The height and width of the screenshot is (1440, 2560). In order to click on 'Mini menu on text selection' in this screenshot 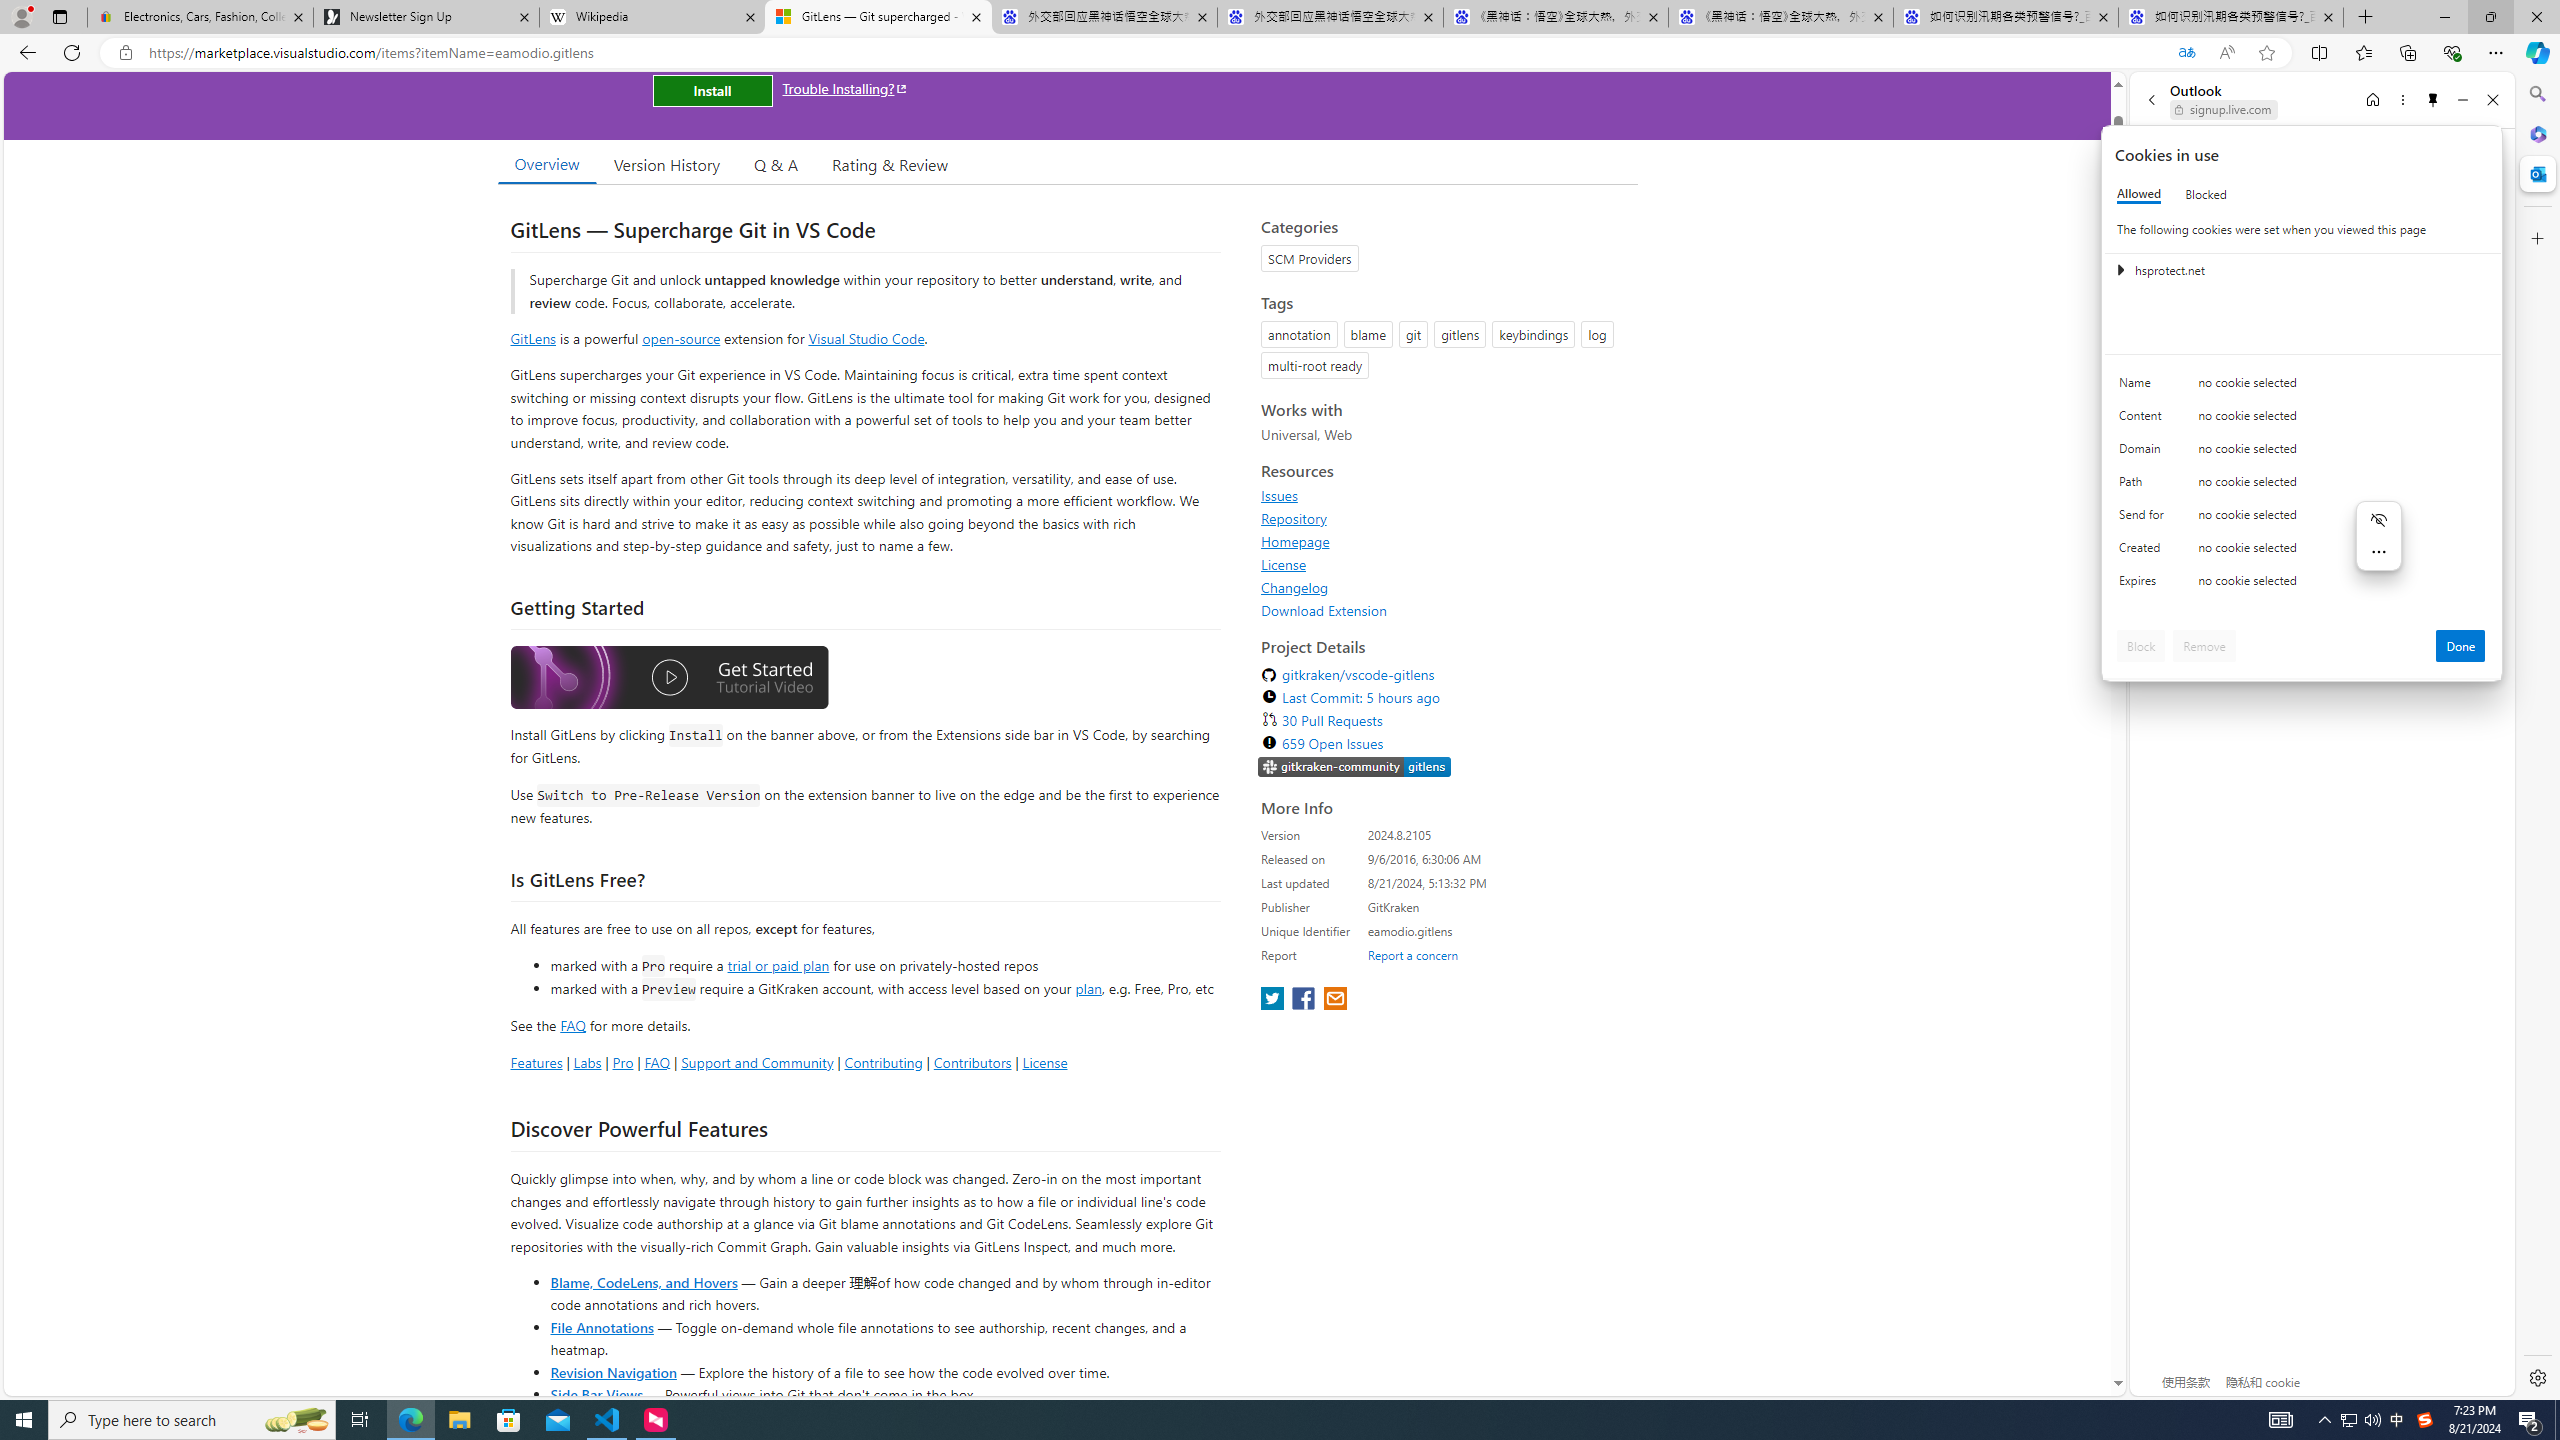, I will do `click(2377, 547)`.